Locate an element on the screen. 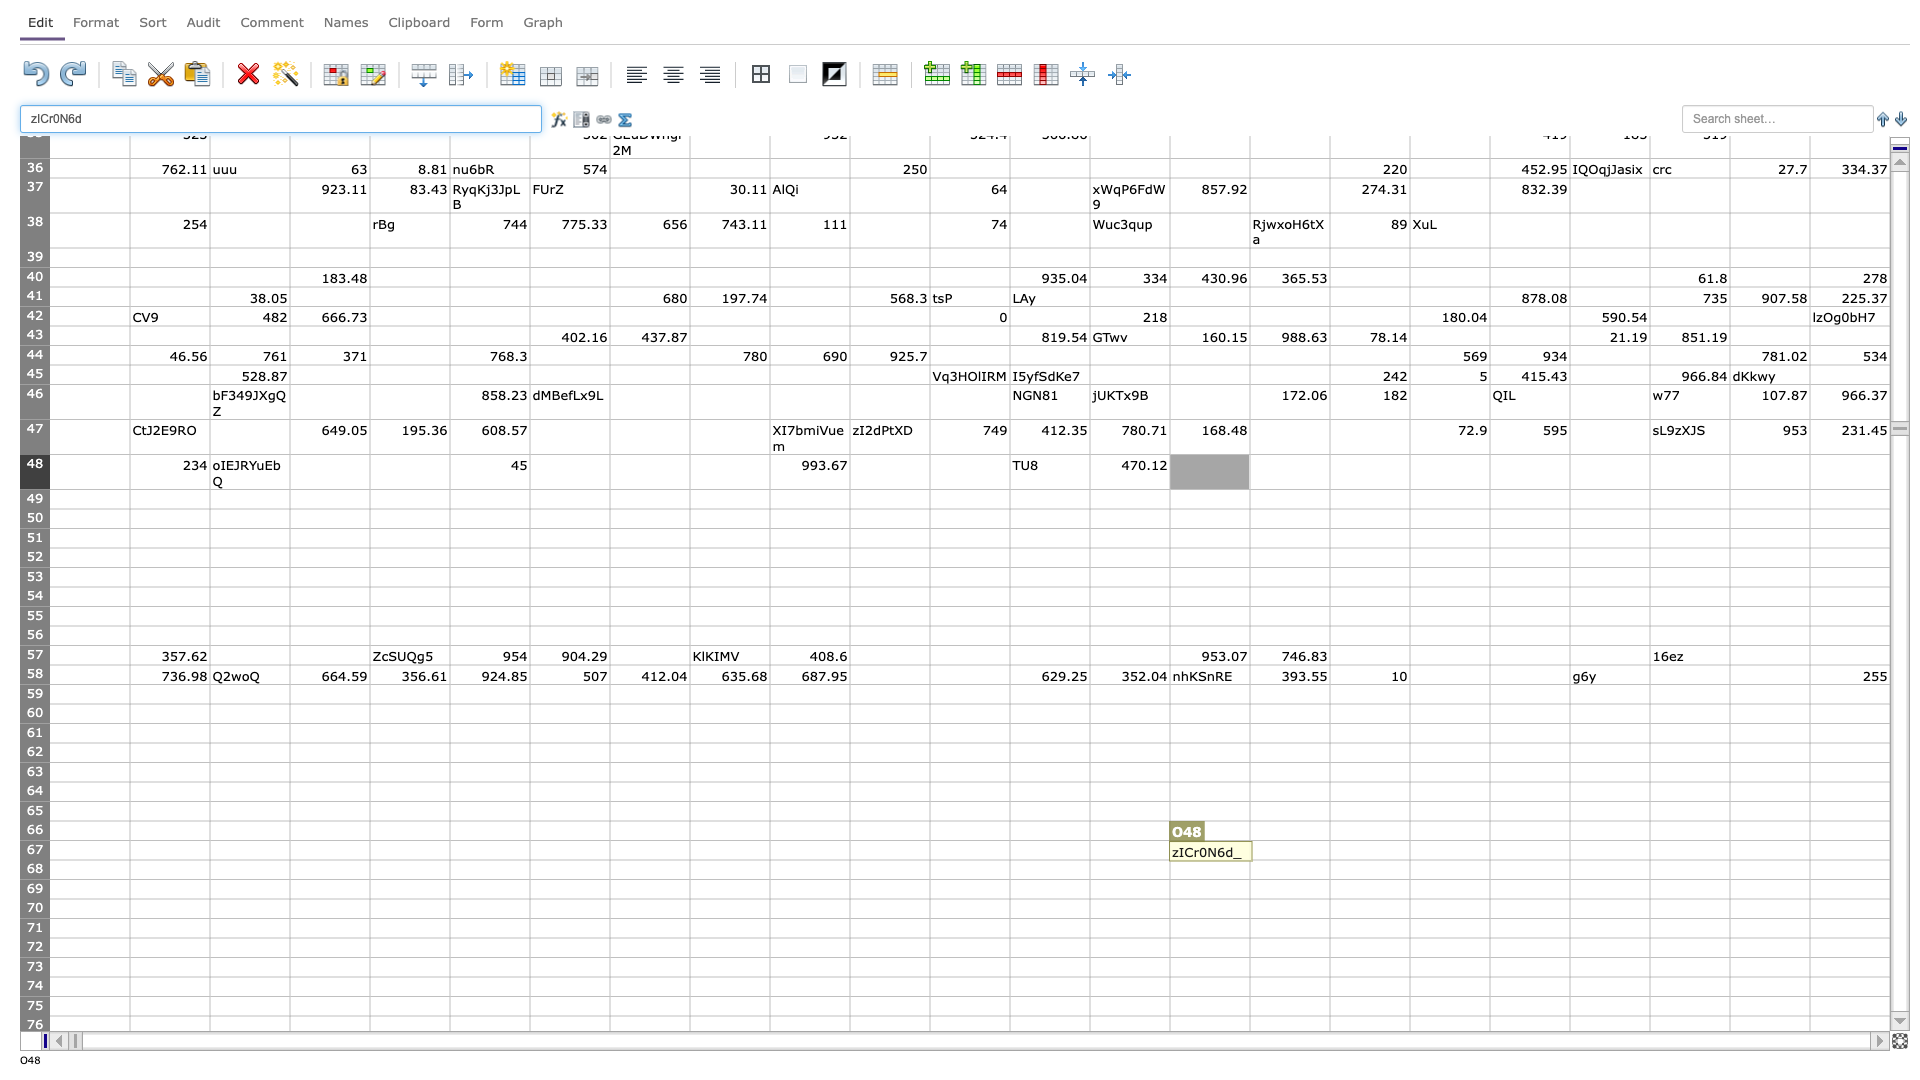 The width and height of the screenshot is (1920, 1080). fill handle point of S68 is located at coordinates (1568, 878).